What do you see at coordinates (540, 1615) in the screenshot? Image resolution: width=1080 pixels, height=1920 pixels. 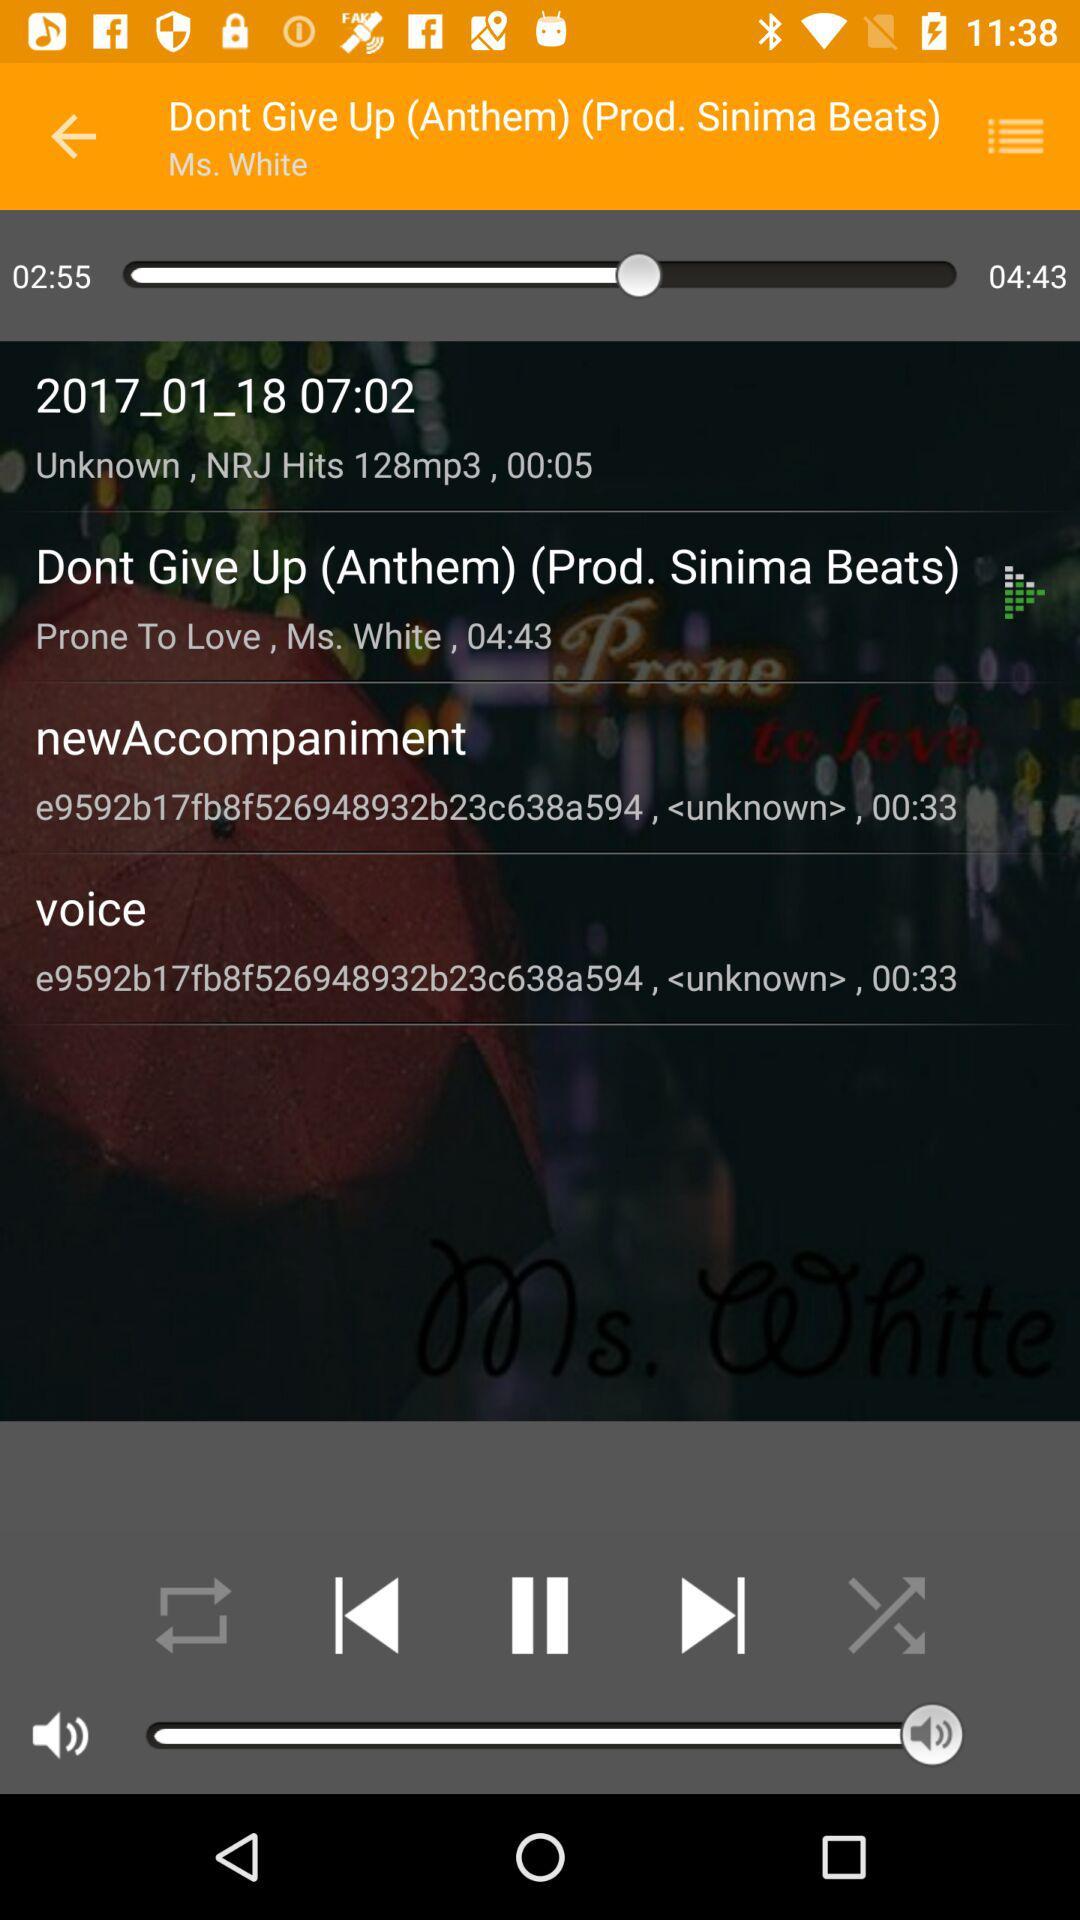 I see `the pause icon` at bounding box center [540, 1615].